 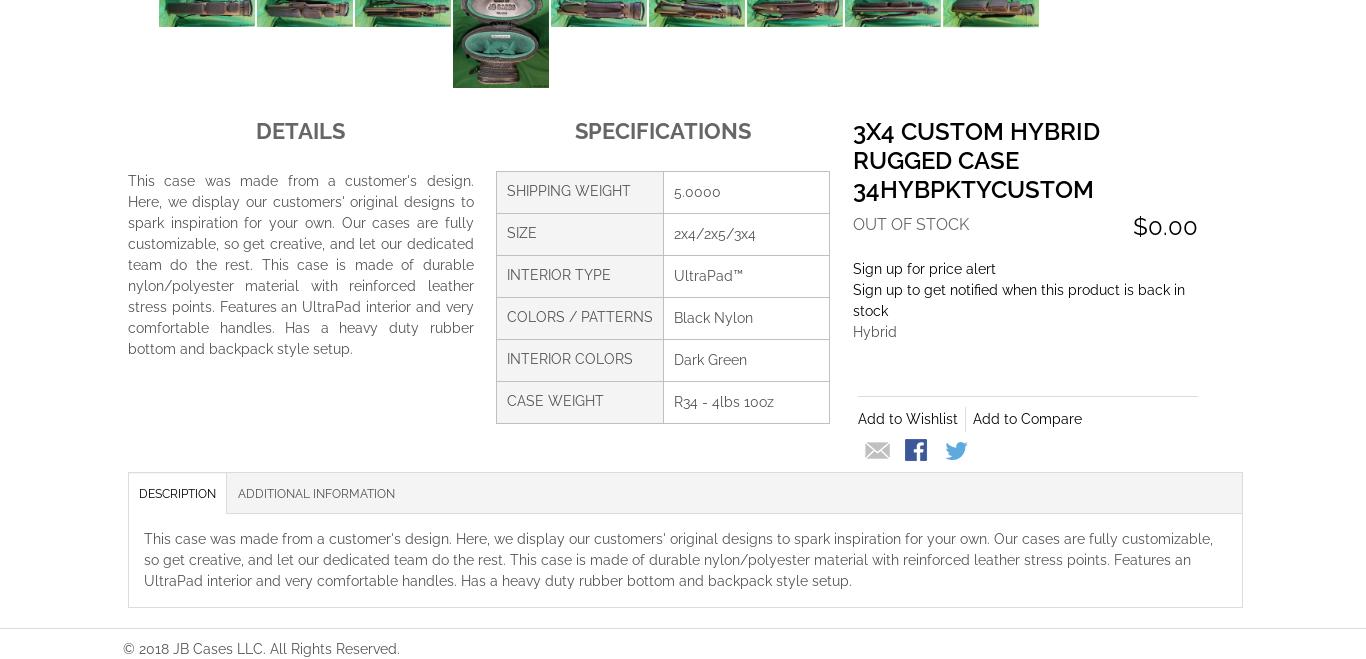 What do you see at coordinates (1165, 225) in the screenshot?
I see `'$0.00'` at bounding box center [1165, 225].